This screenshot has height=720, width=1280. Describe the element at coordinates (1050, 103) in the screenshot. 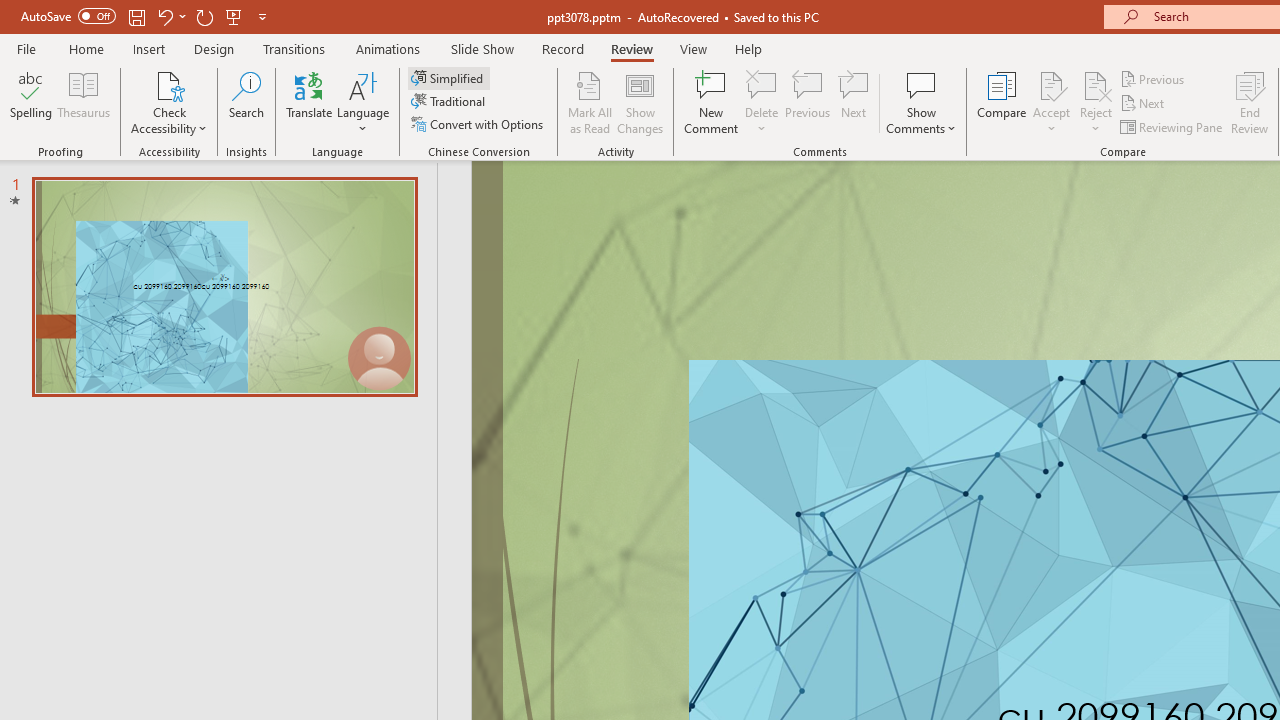

I see `'Accept'` at that location.